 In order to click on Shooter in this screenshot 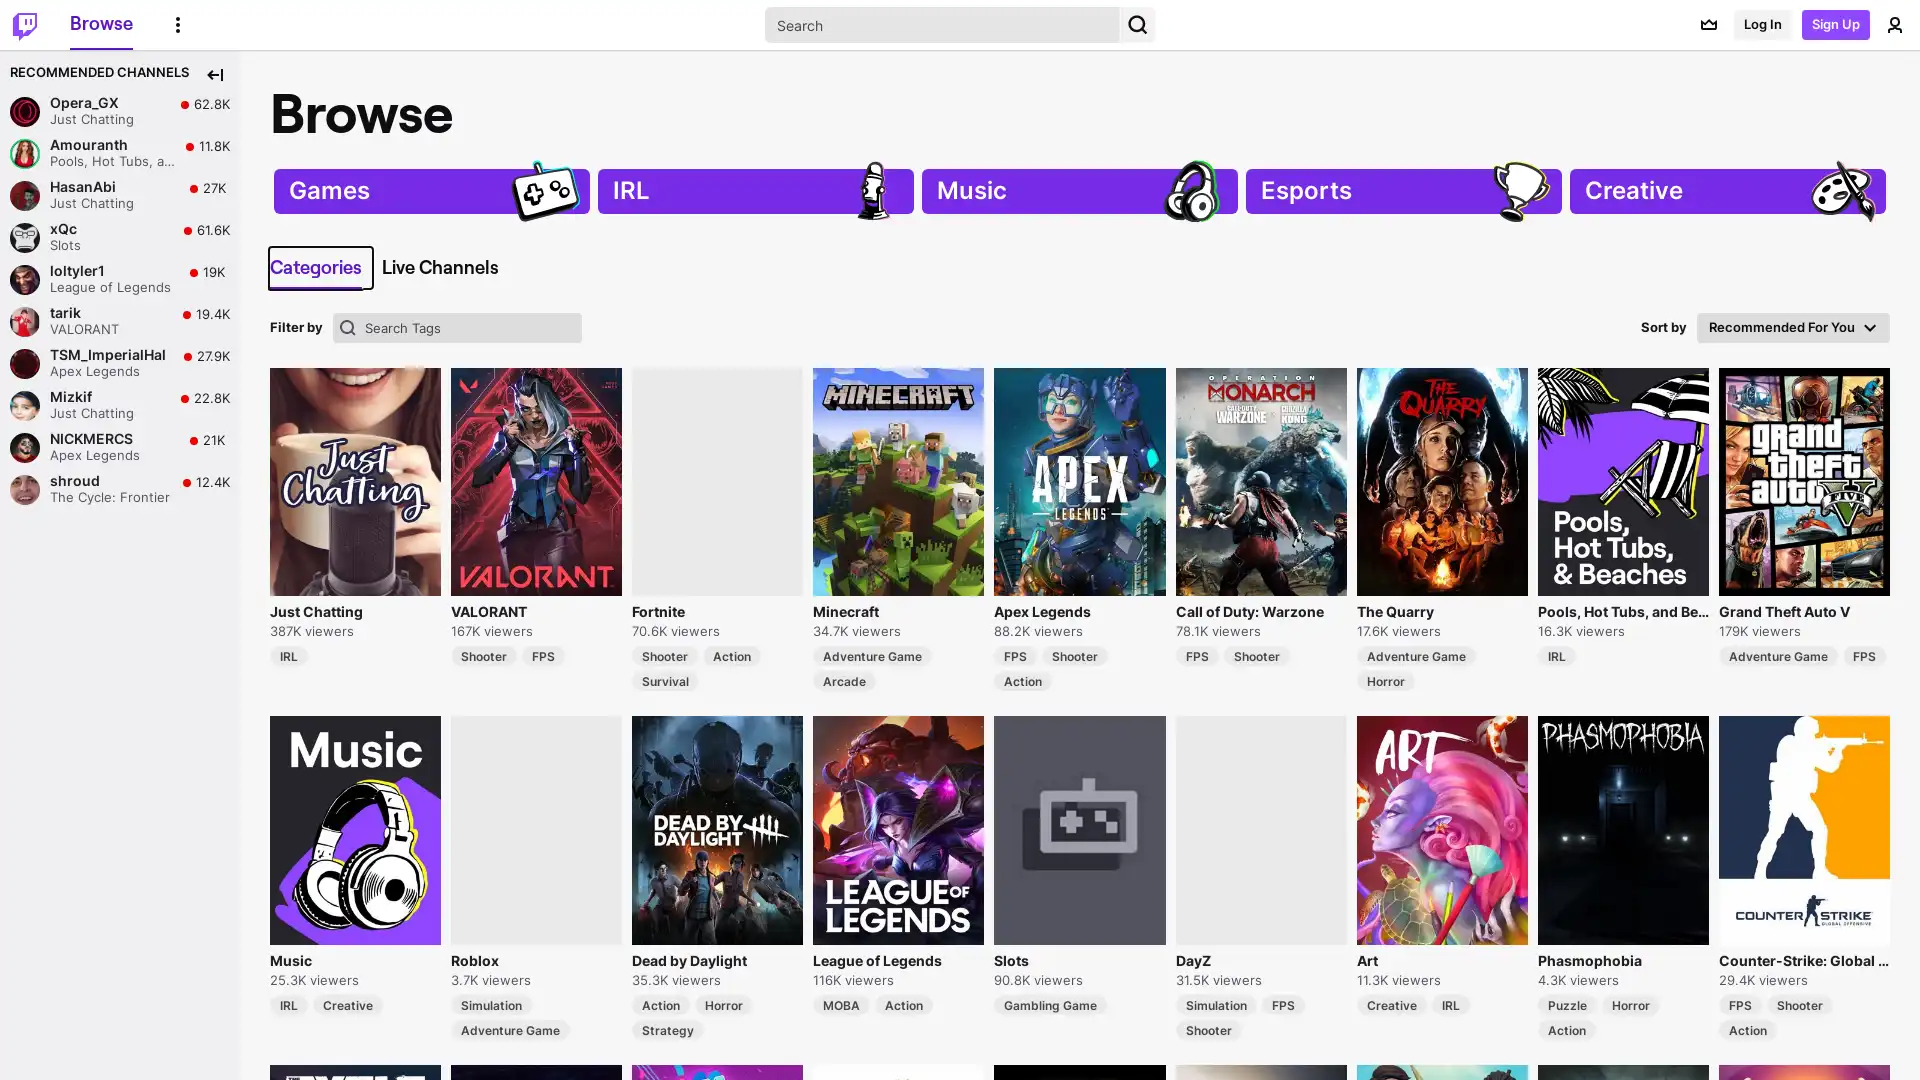, I will do `click(1255, 655)`.